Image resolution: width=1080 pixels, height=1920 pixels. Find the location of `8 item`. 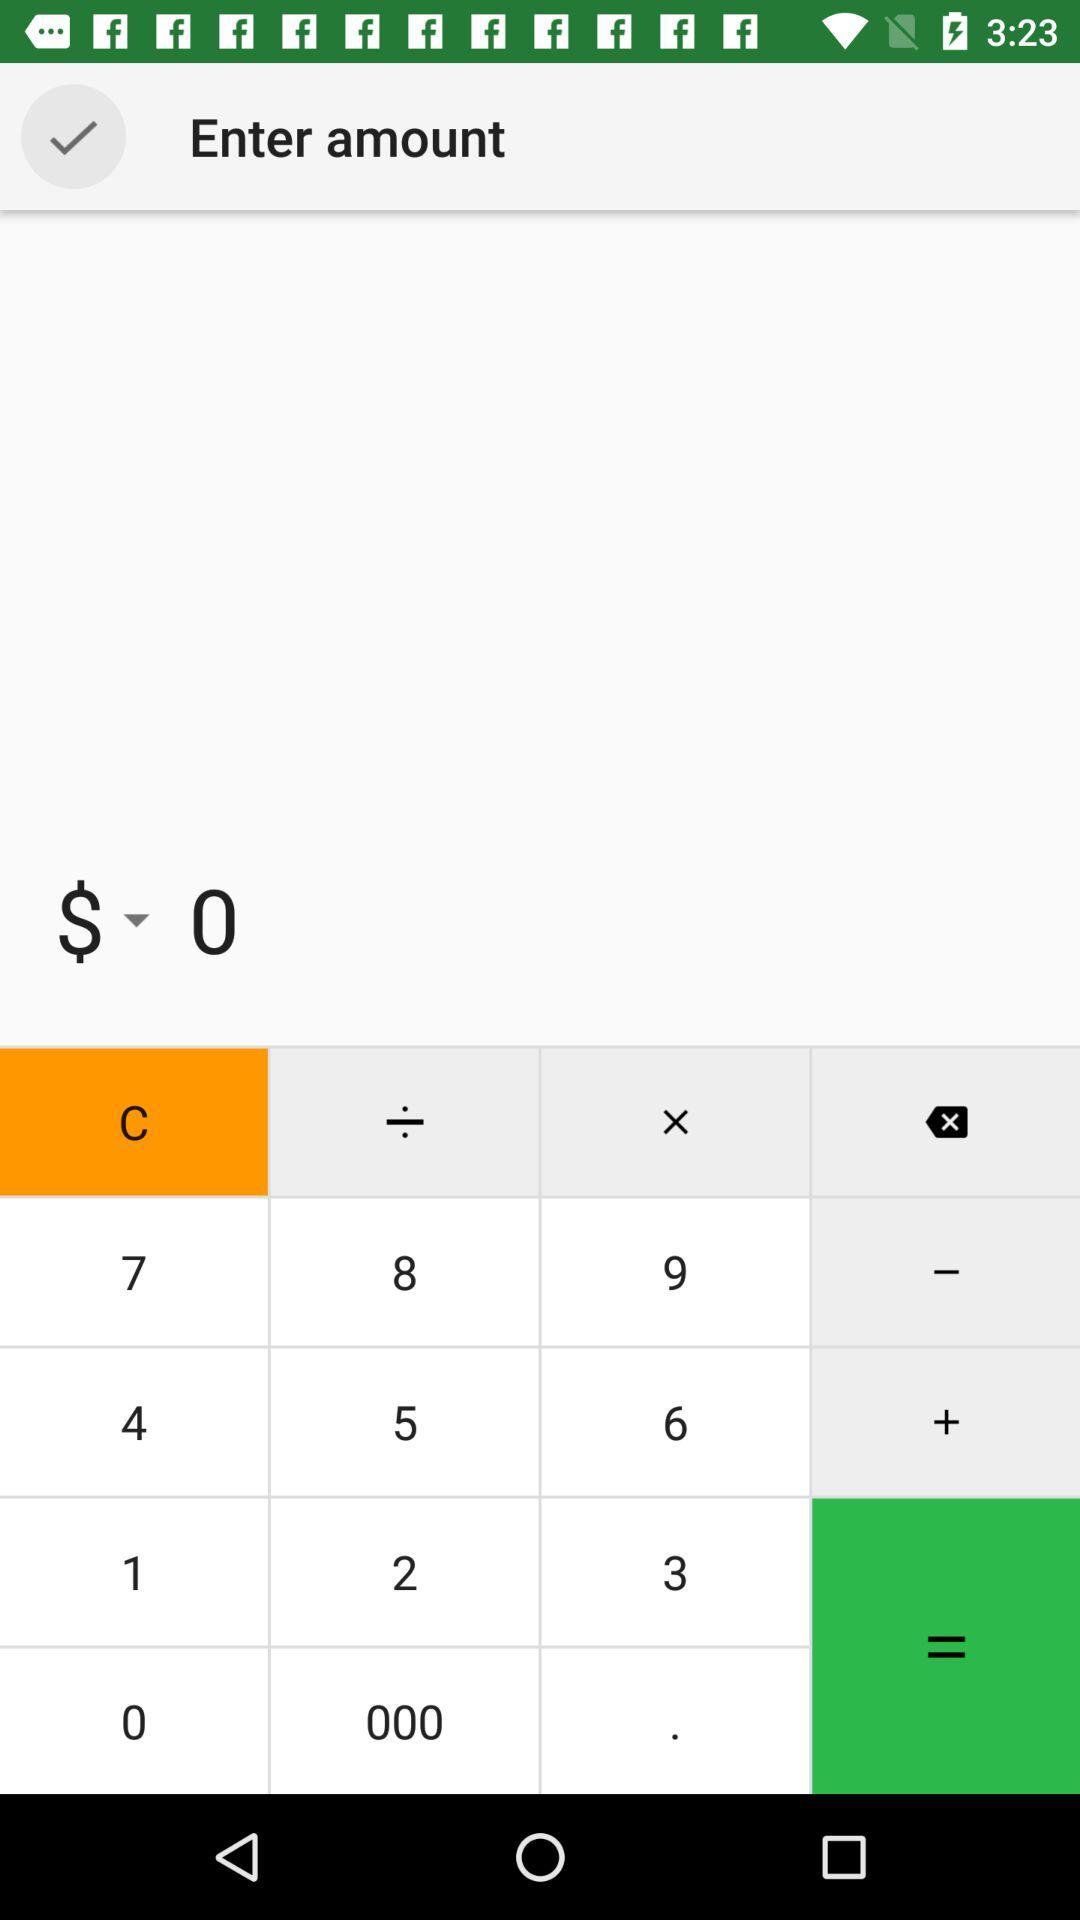

8 item is located at coordinates (404, 1271).